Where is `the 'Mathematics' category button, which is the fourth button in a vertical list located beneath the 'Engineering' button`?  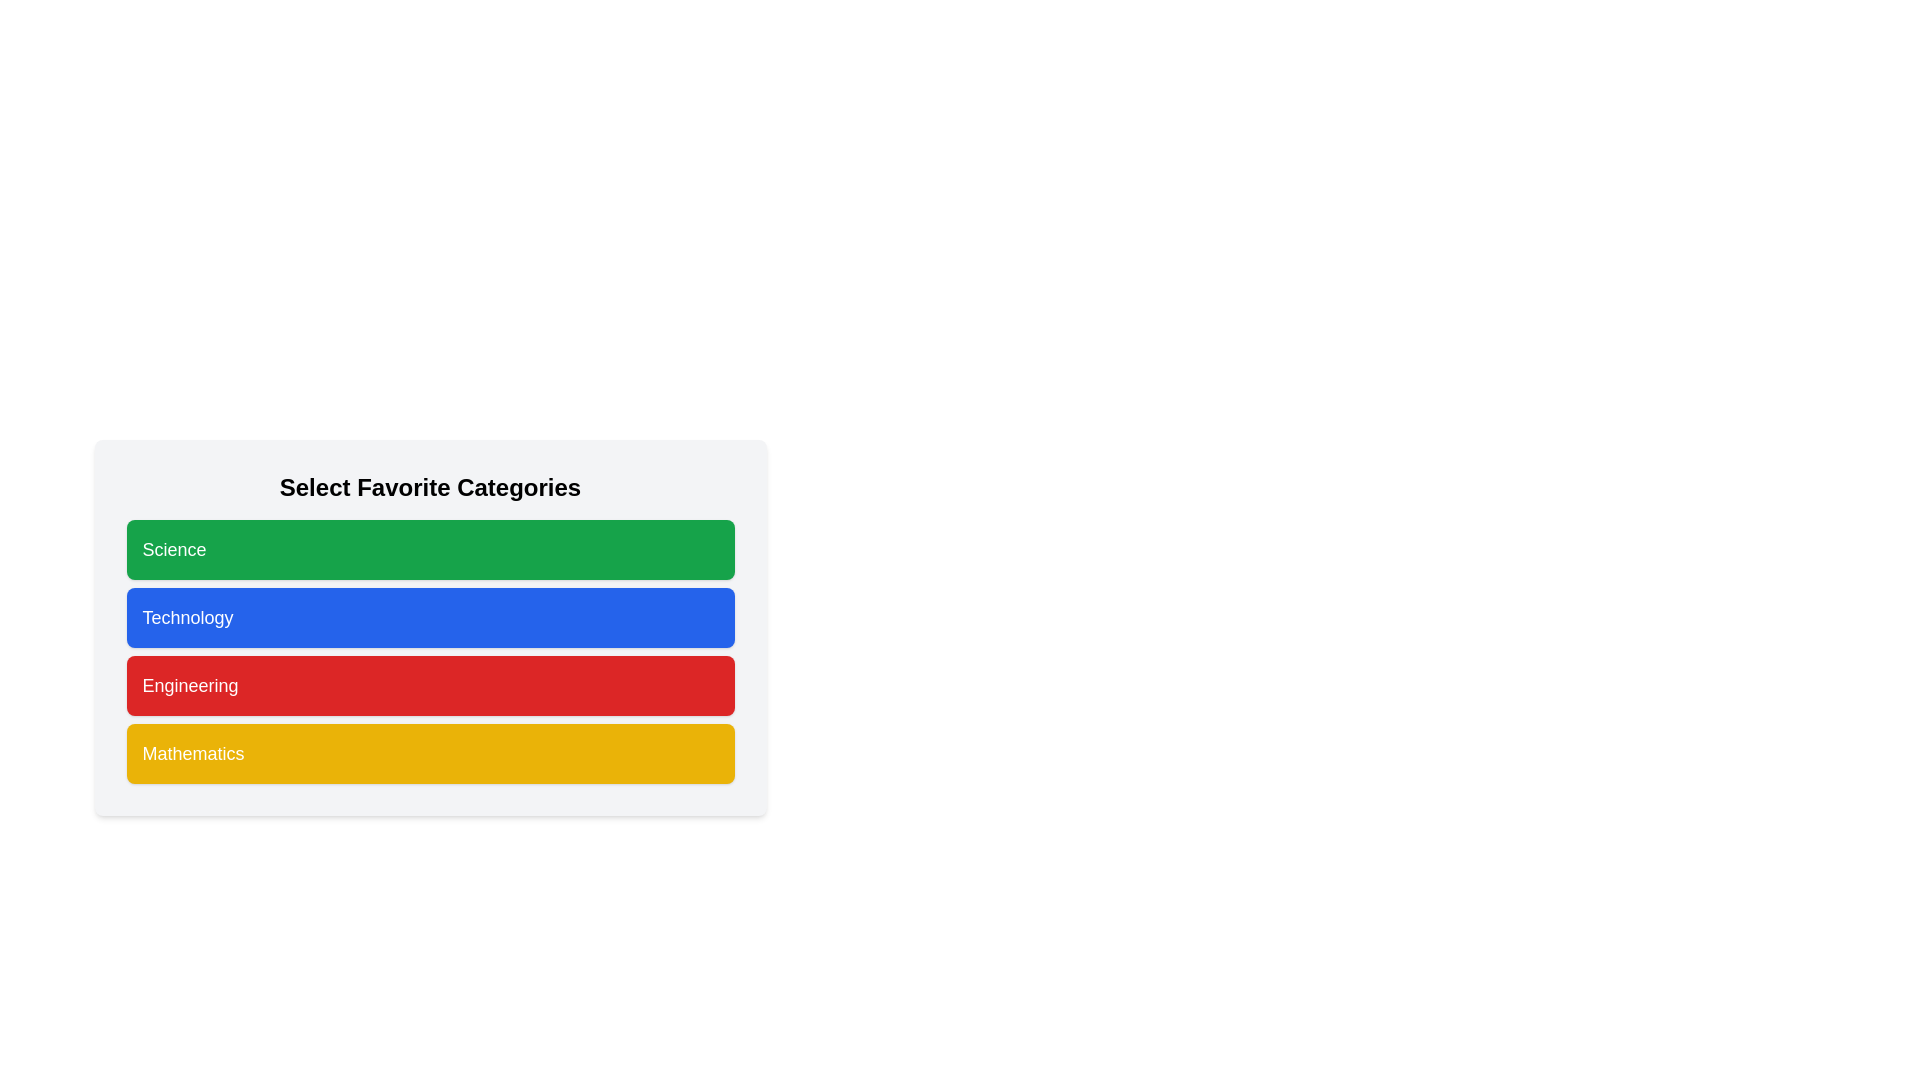 the 'Mathematics' category button, which is the fourth button in a vertical list located beneath the 'Engineering' button is located at coordinates (429, 753).